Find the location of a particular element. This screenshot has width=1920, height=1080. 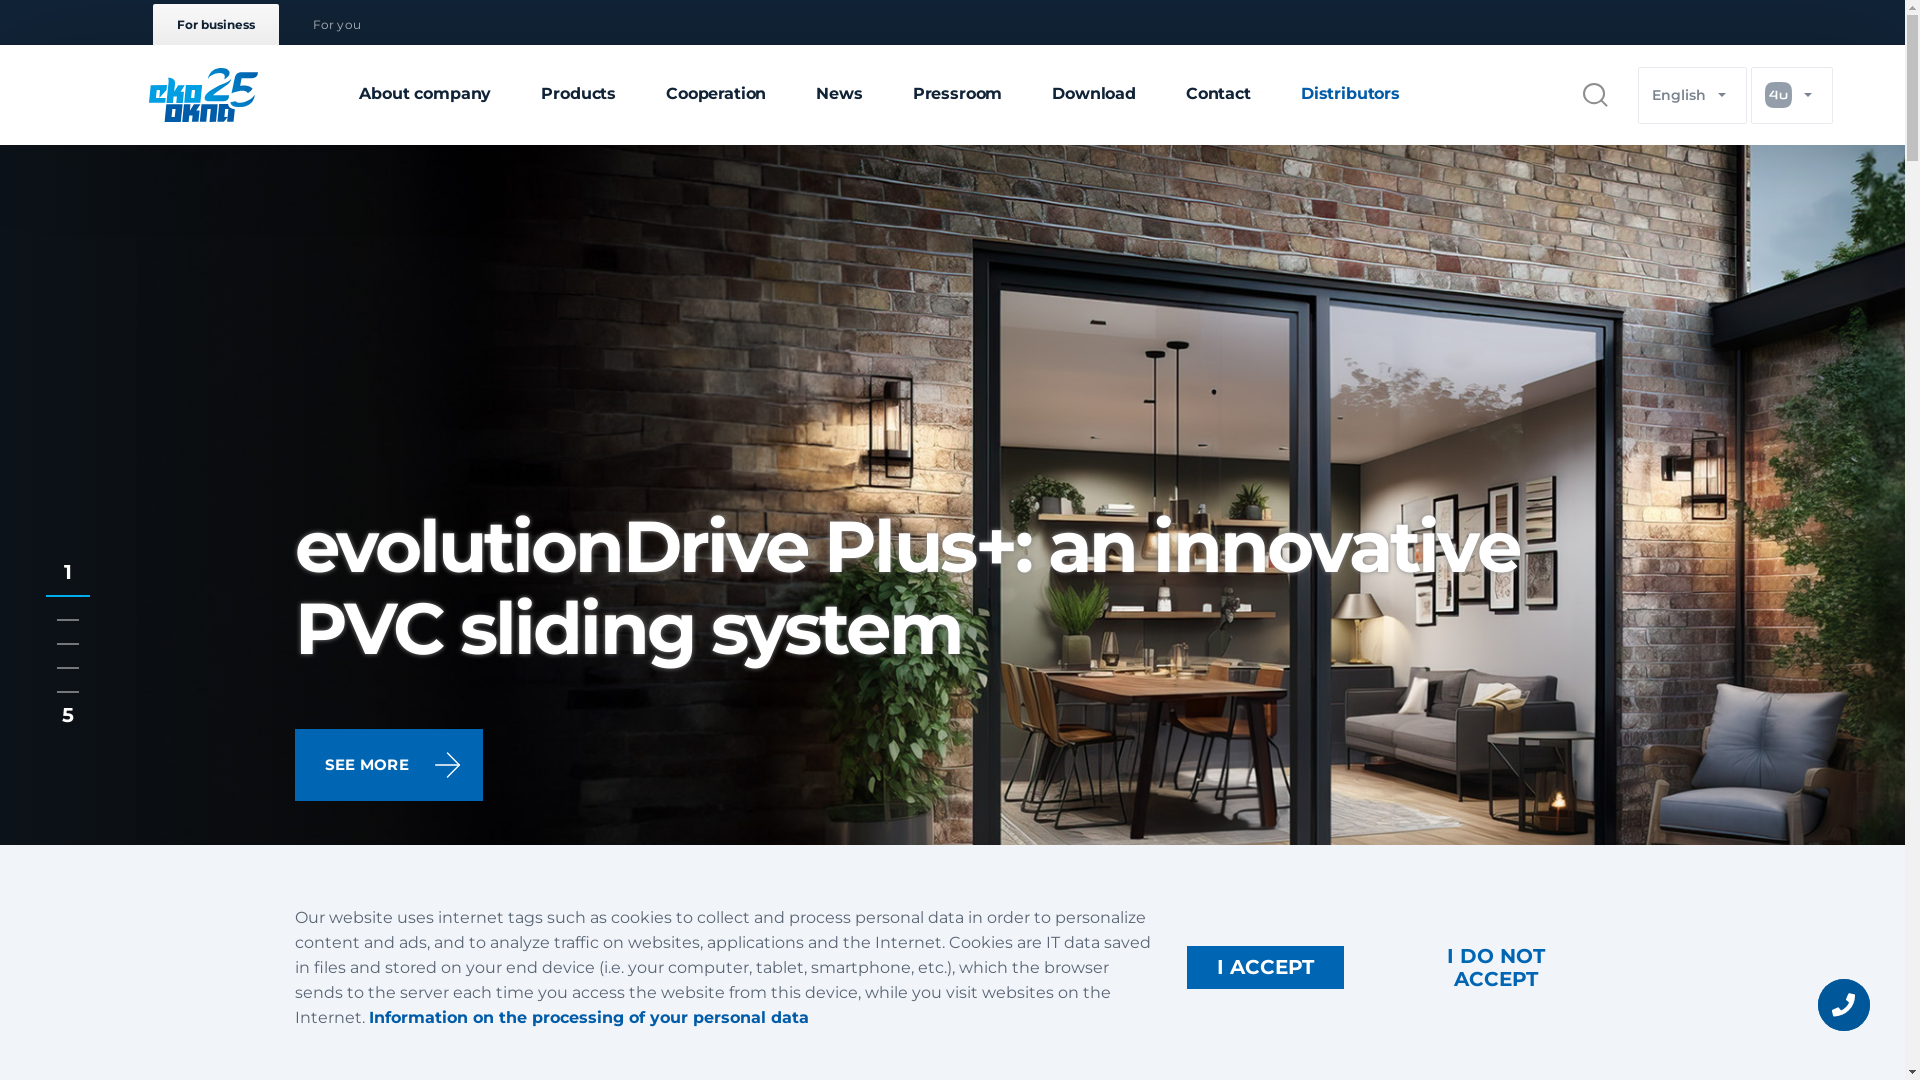

'I DO NOT ACCEPT' is located at coordinates (1379, 966).